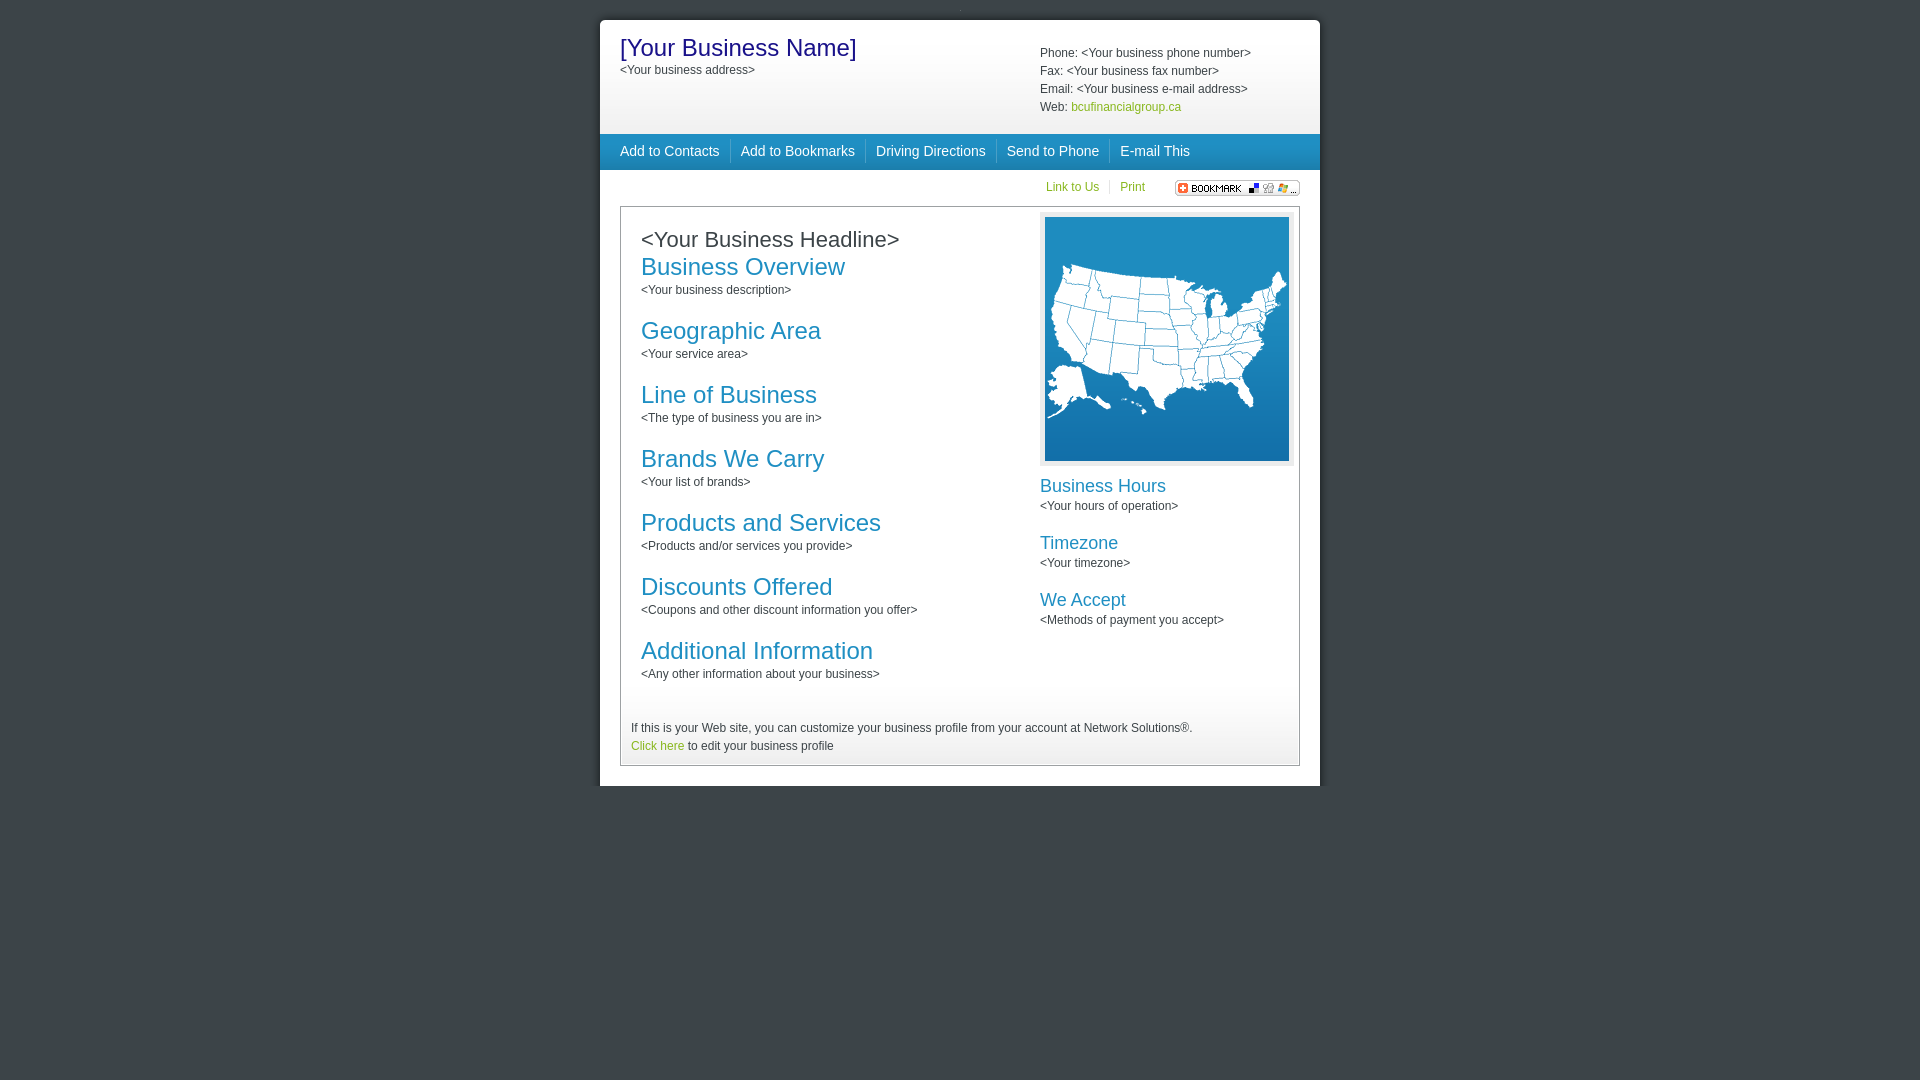 The height and width of the screenshot is (1080, 1920). I want to click on 'Print', so click(1132, 186).